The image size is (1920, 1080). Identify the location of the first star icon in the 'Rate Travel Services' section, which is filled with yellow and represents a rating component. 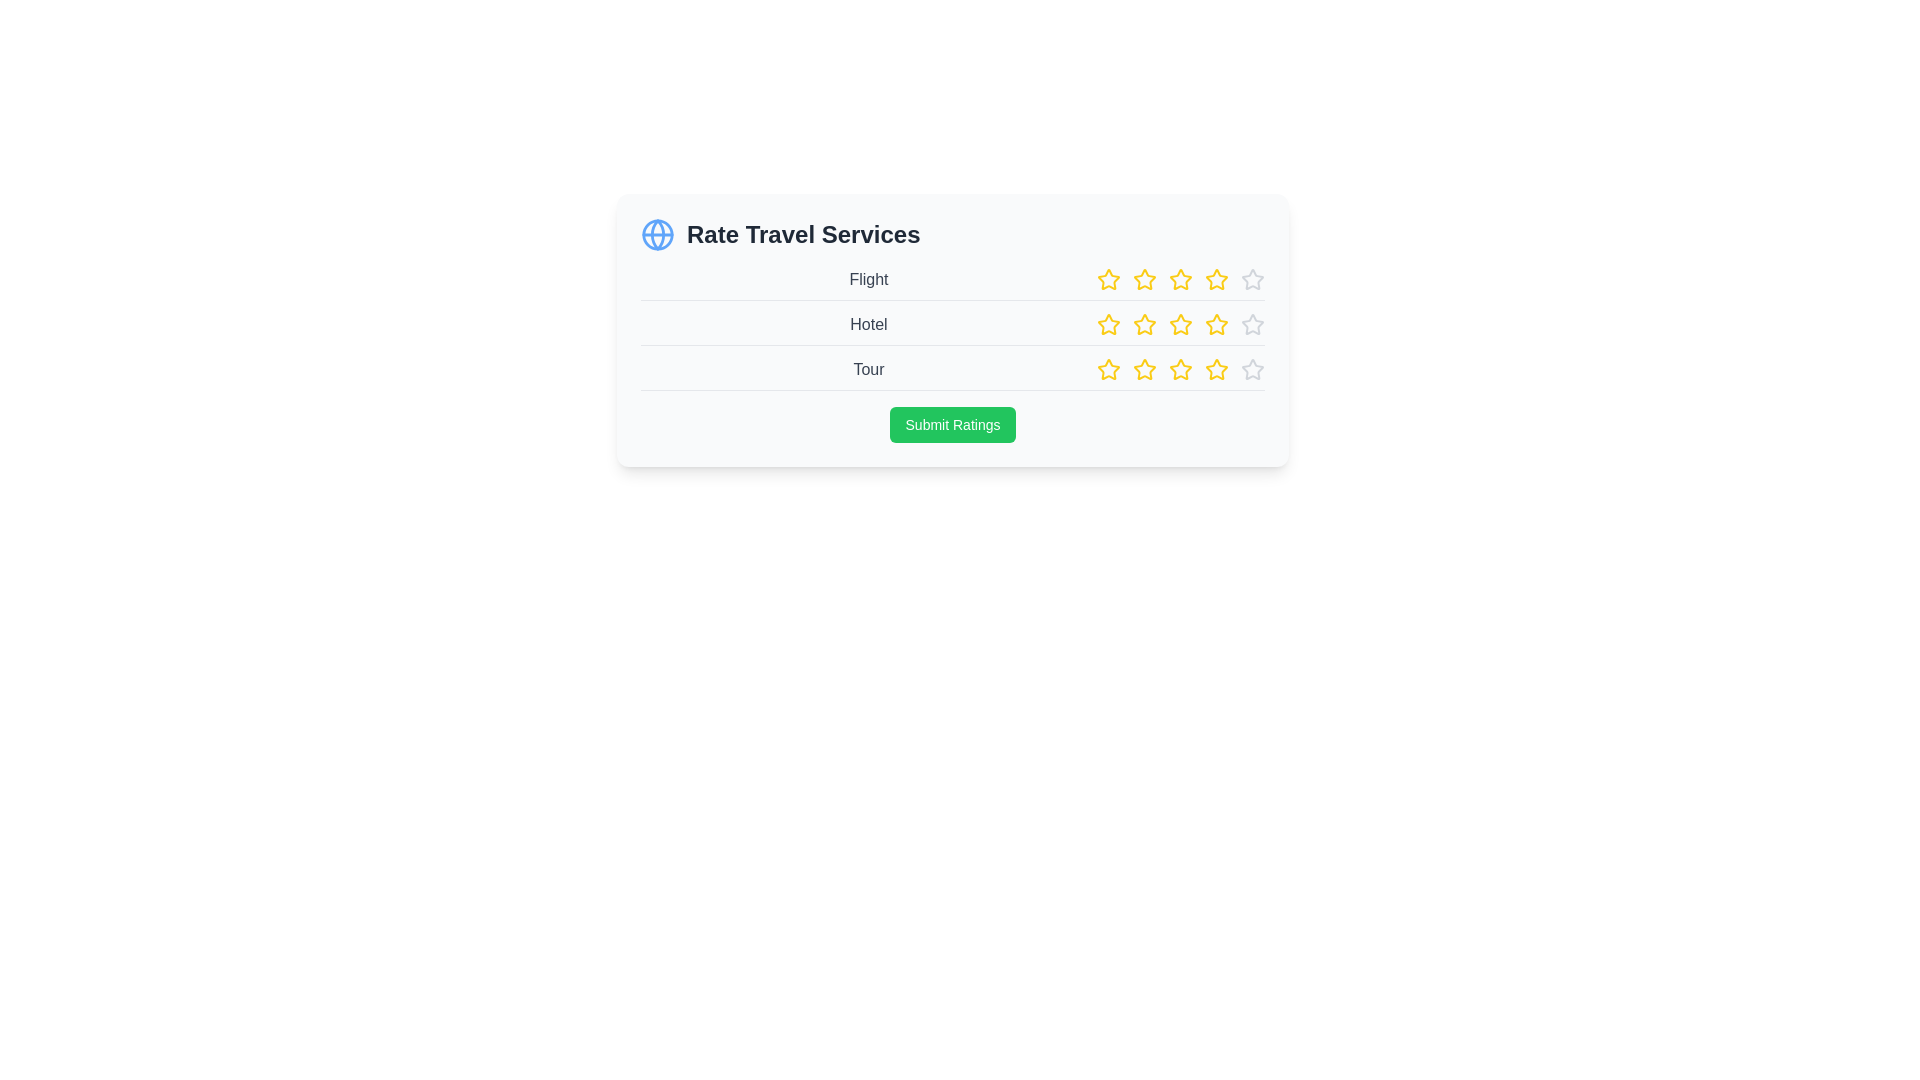
(1107, 280).